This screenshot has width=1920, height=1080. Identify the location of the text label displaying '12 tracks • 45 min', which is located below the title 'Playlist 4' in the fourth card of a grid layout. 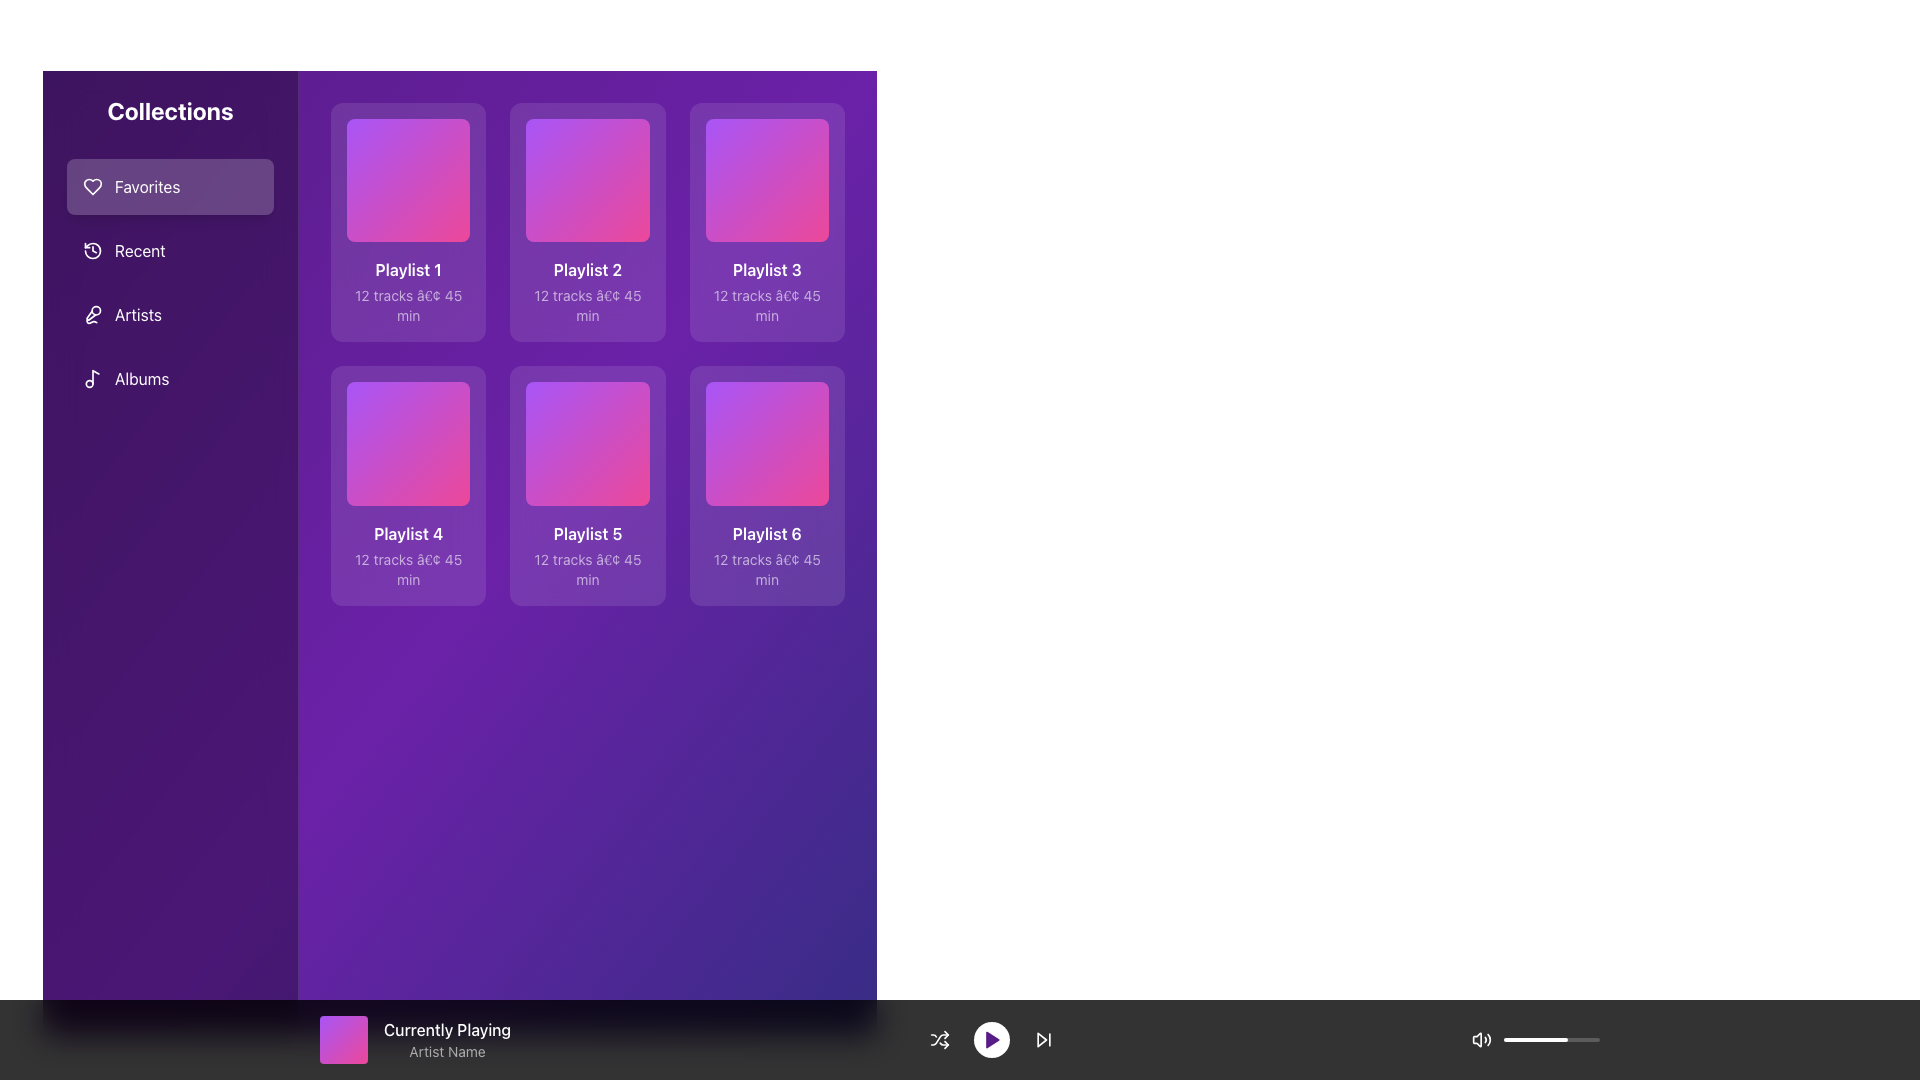
(407, 569).